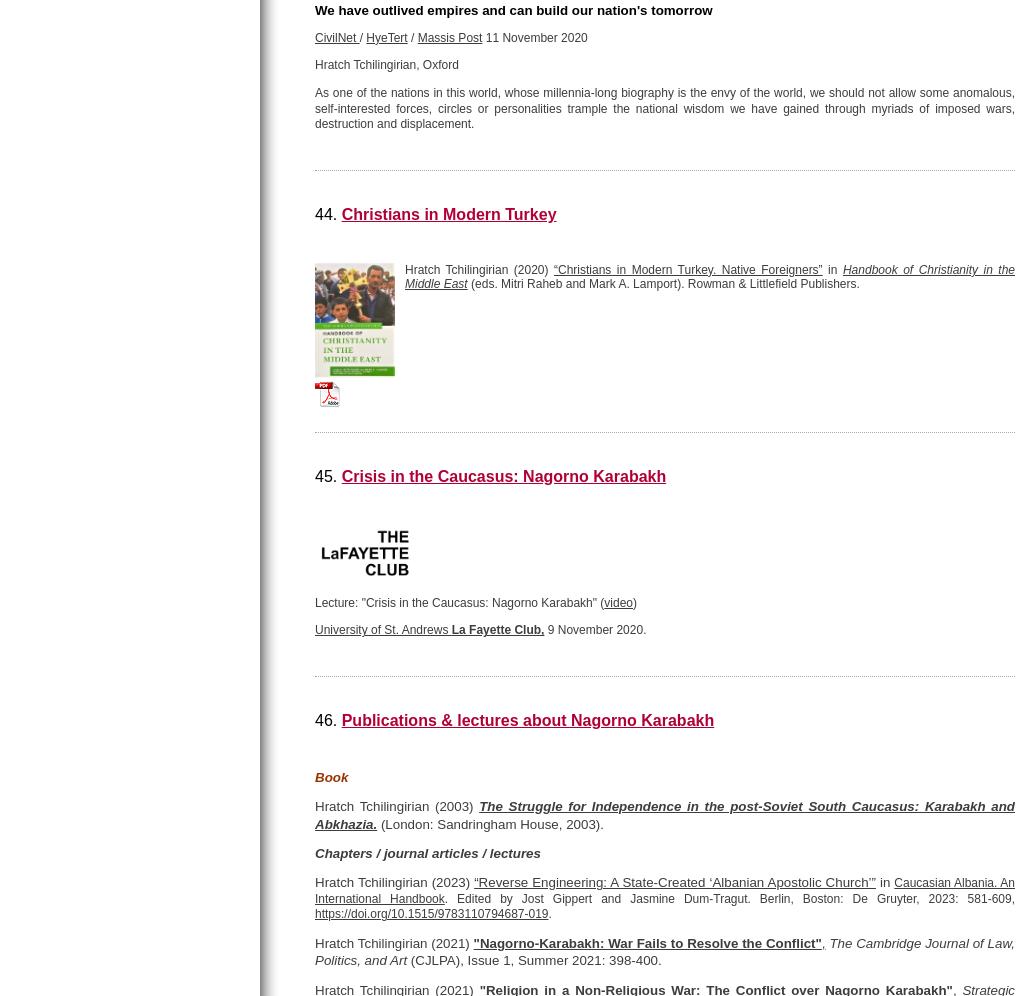  What do you see at coordinates (430, 914) in the screenshot?
I see `'https://doi.org/10.1515/9783110794687-019'` at bounding box center [430, 914].